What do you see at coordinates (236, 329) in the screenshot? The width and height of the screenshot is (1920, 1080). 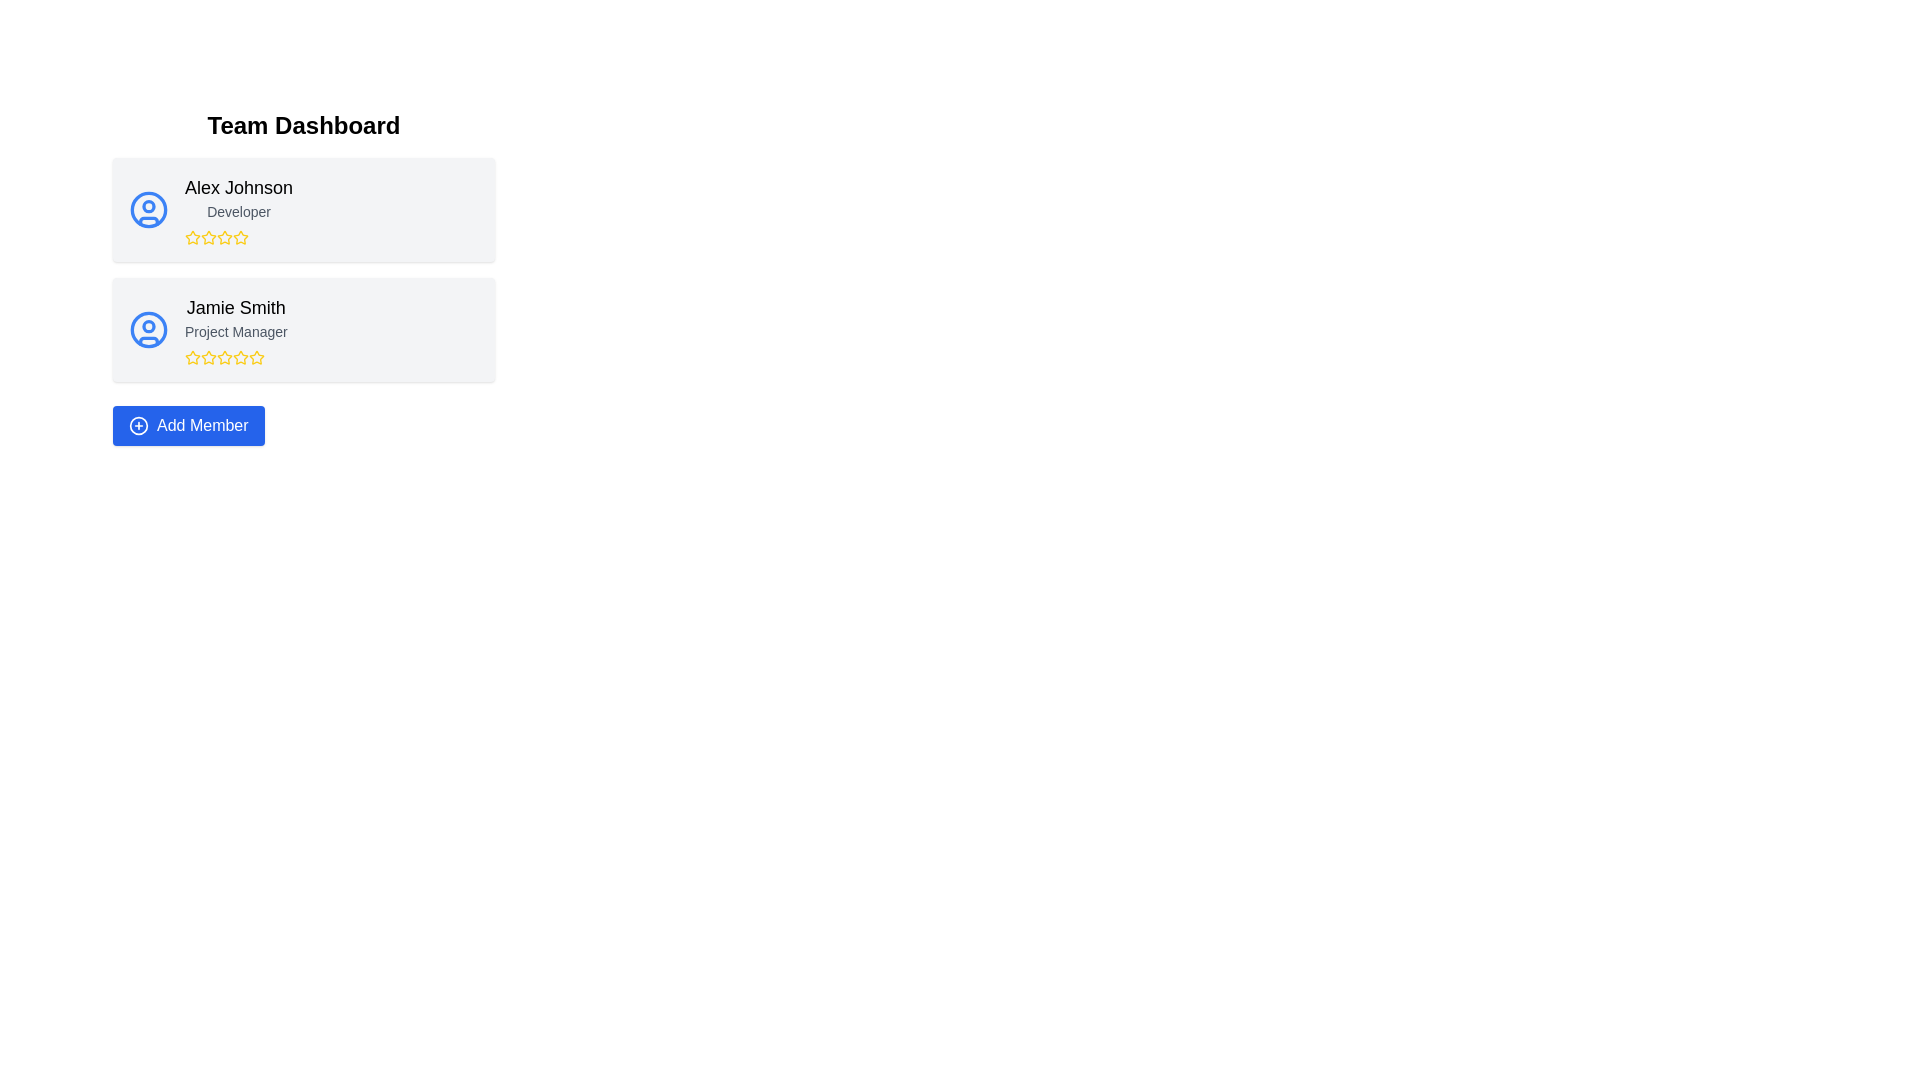 I see `the team member label displaying their name and job title, located in the second card of the team dashboard, centrally positioned above the rating stars` at bounding box center [236, 329].